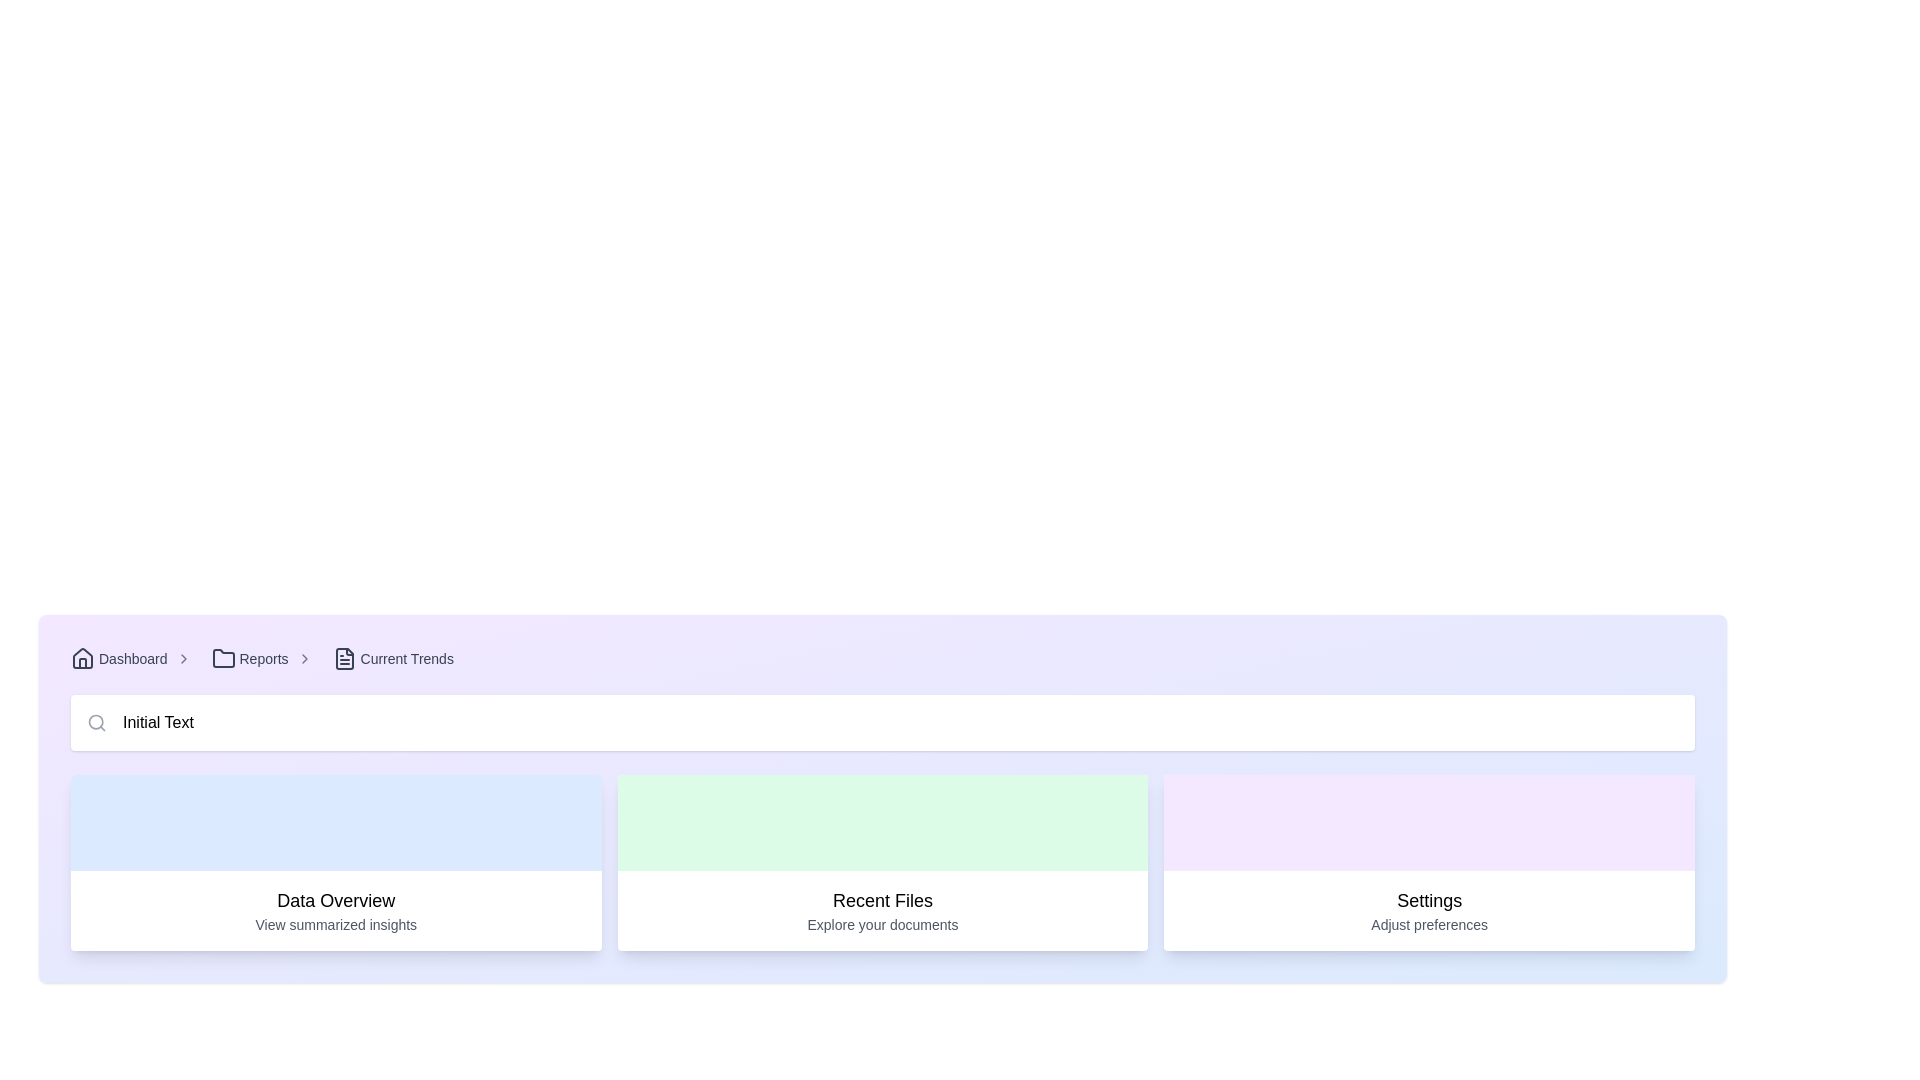 This screenshot has height=1080, width=1920. I want to click on the 'Current Trends' breadcrumb link in the navigation bar, so click(393, 659).